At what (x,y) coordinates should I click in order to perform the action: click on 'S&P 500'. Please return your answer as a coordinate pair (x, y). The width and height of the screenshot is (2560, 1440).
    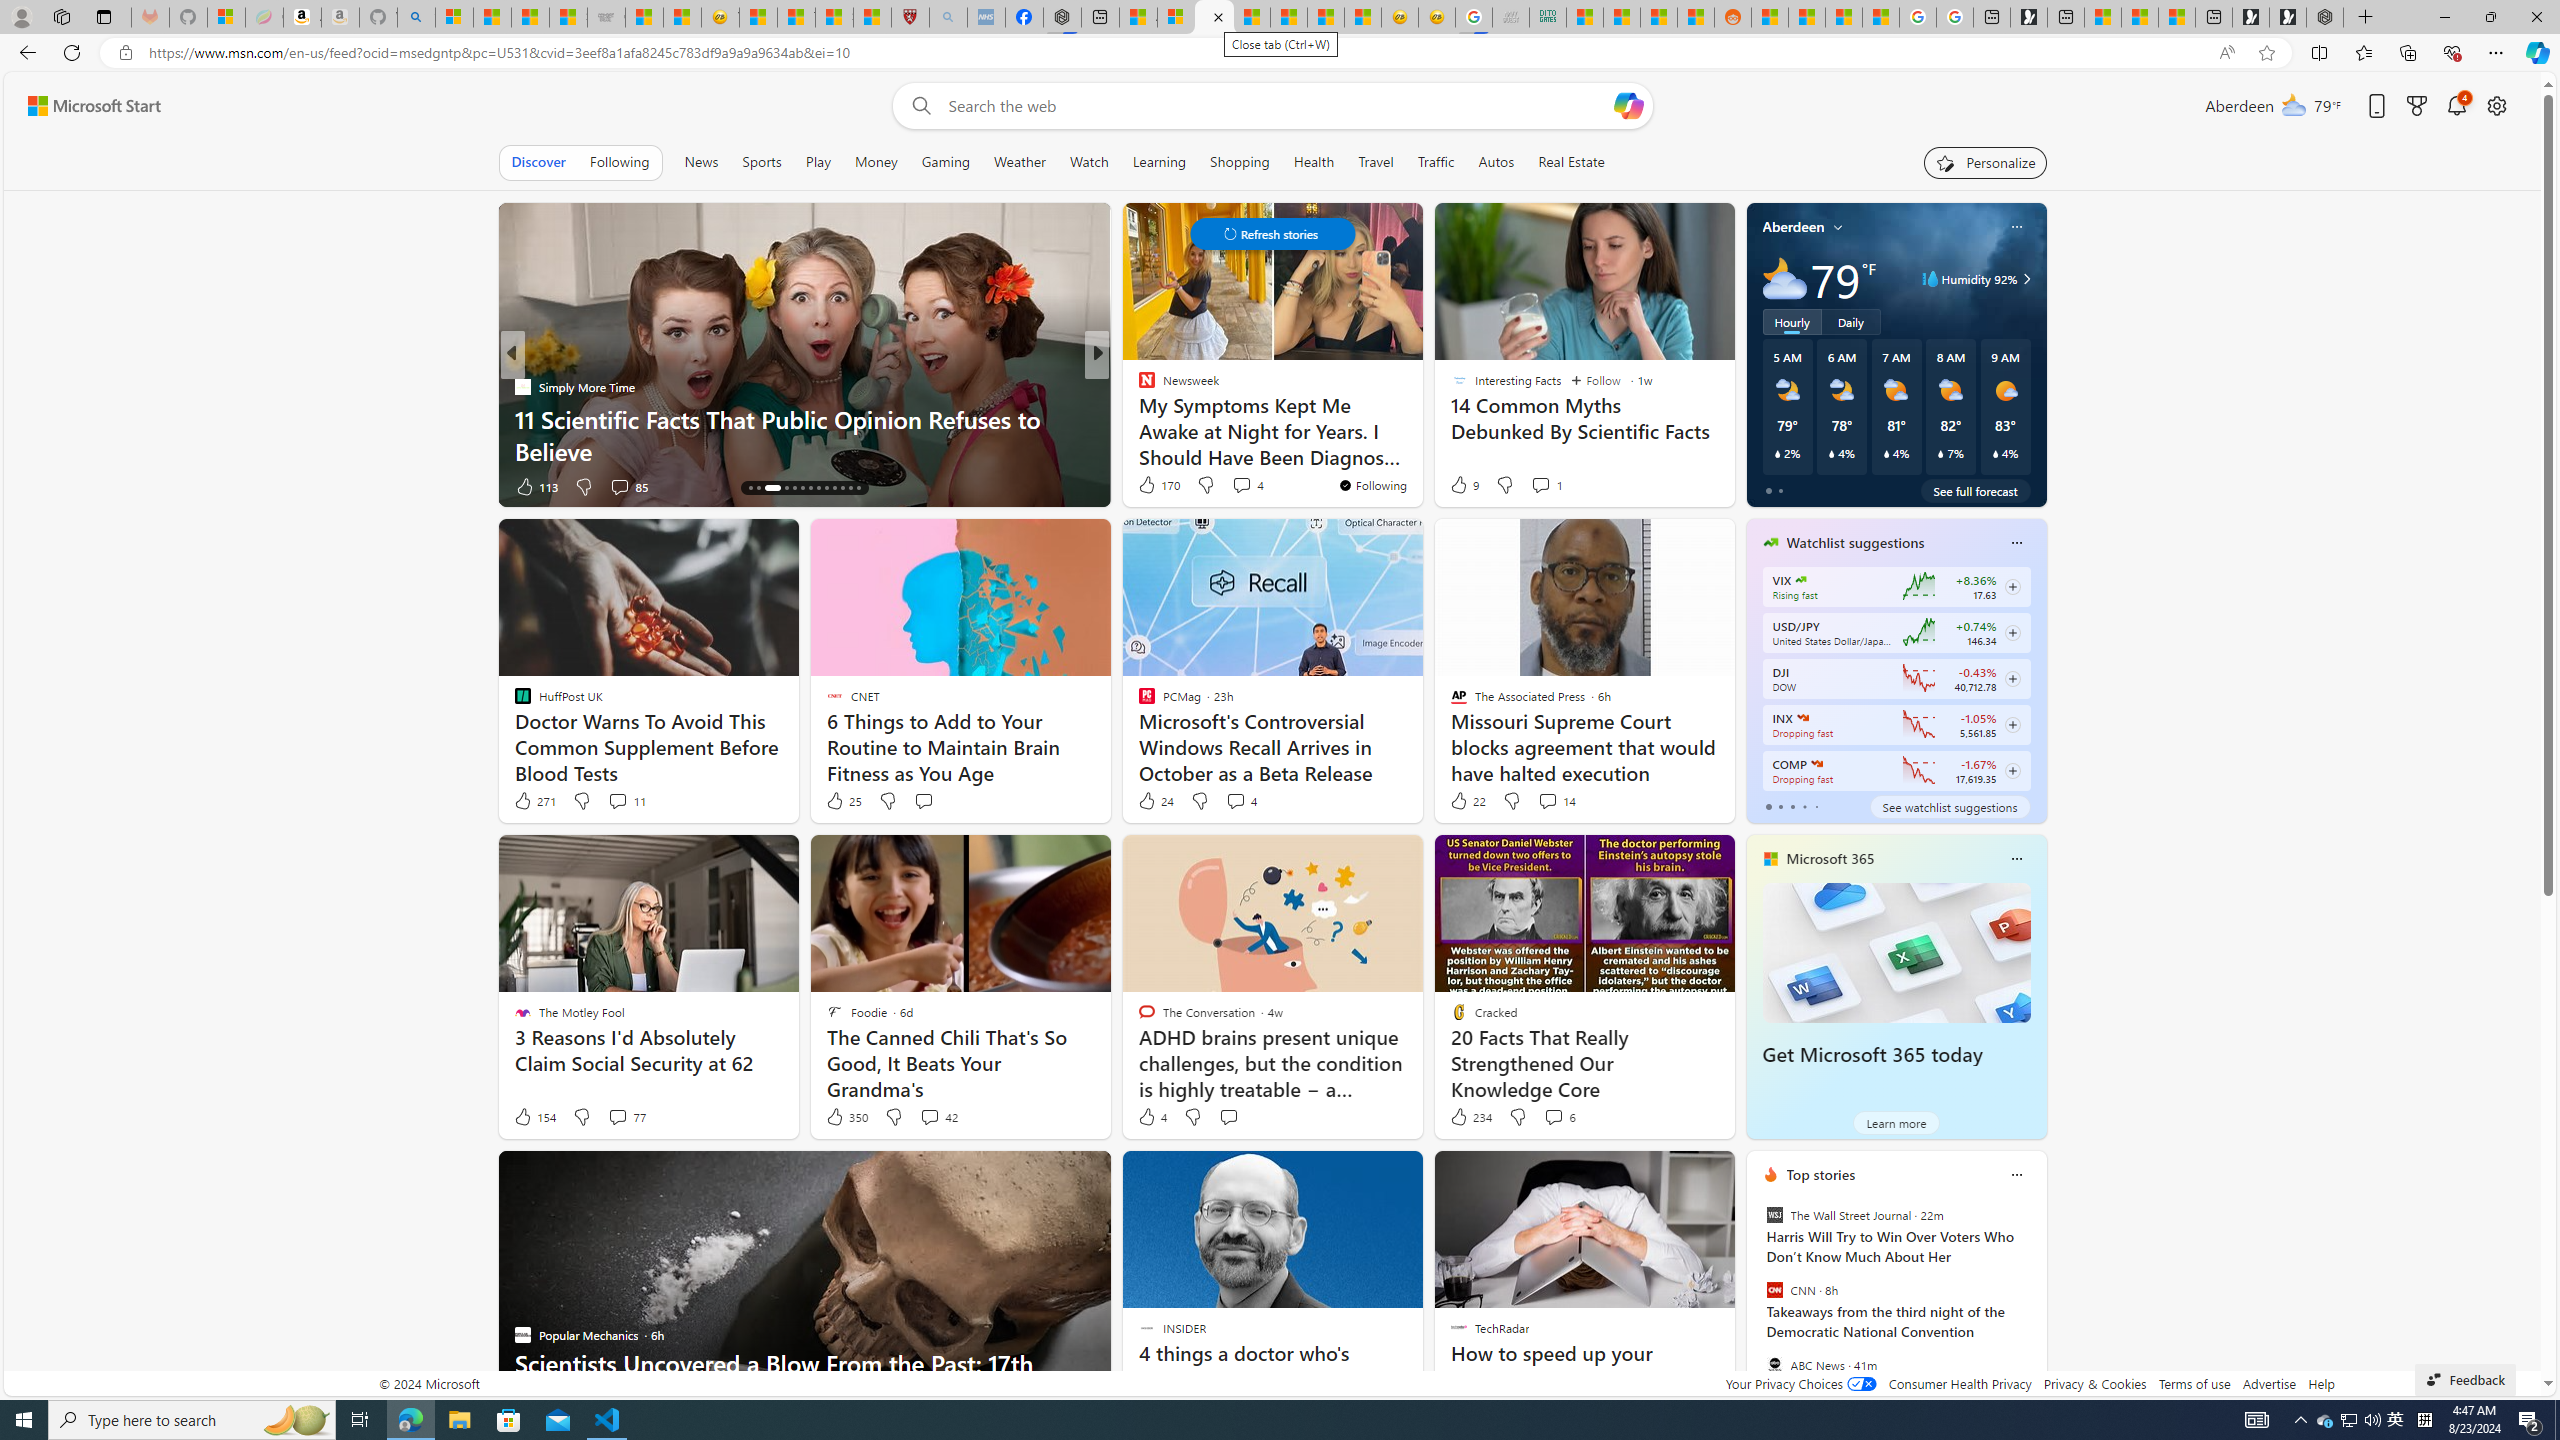
    Looking at the image, I should click on (1802, 716).